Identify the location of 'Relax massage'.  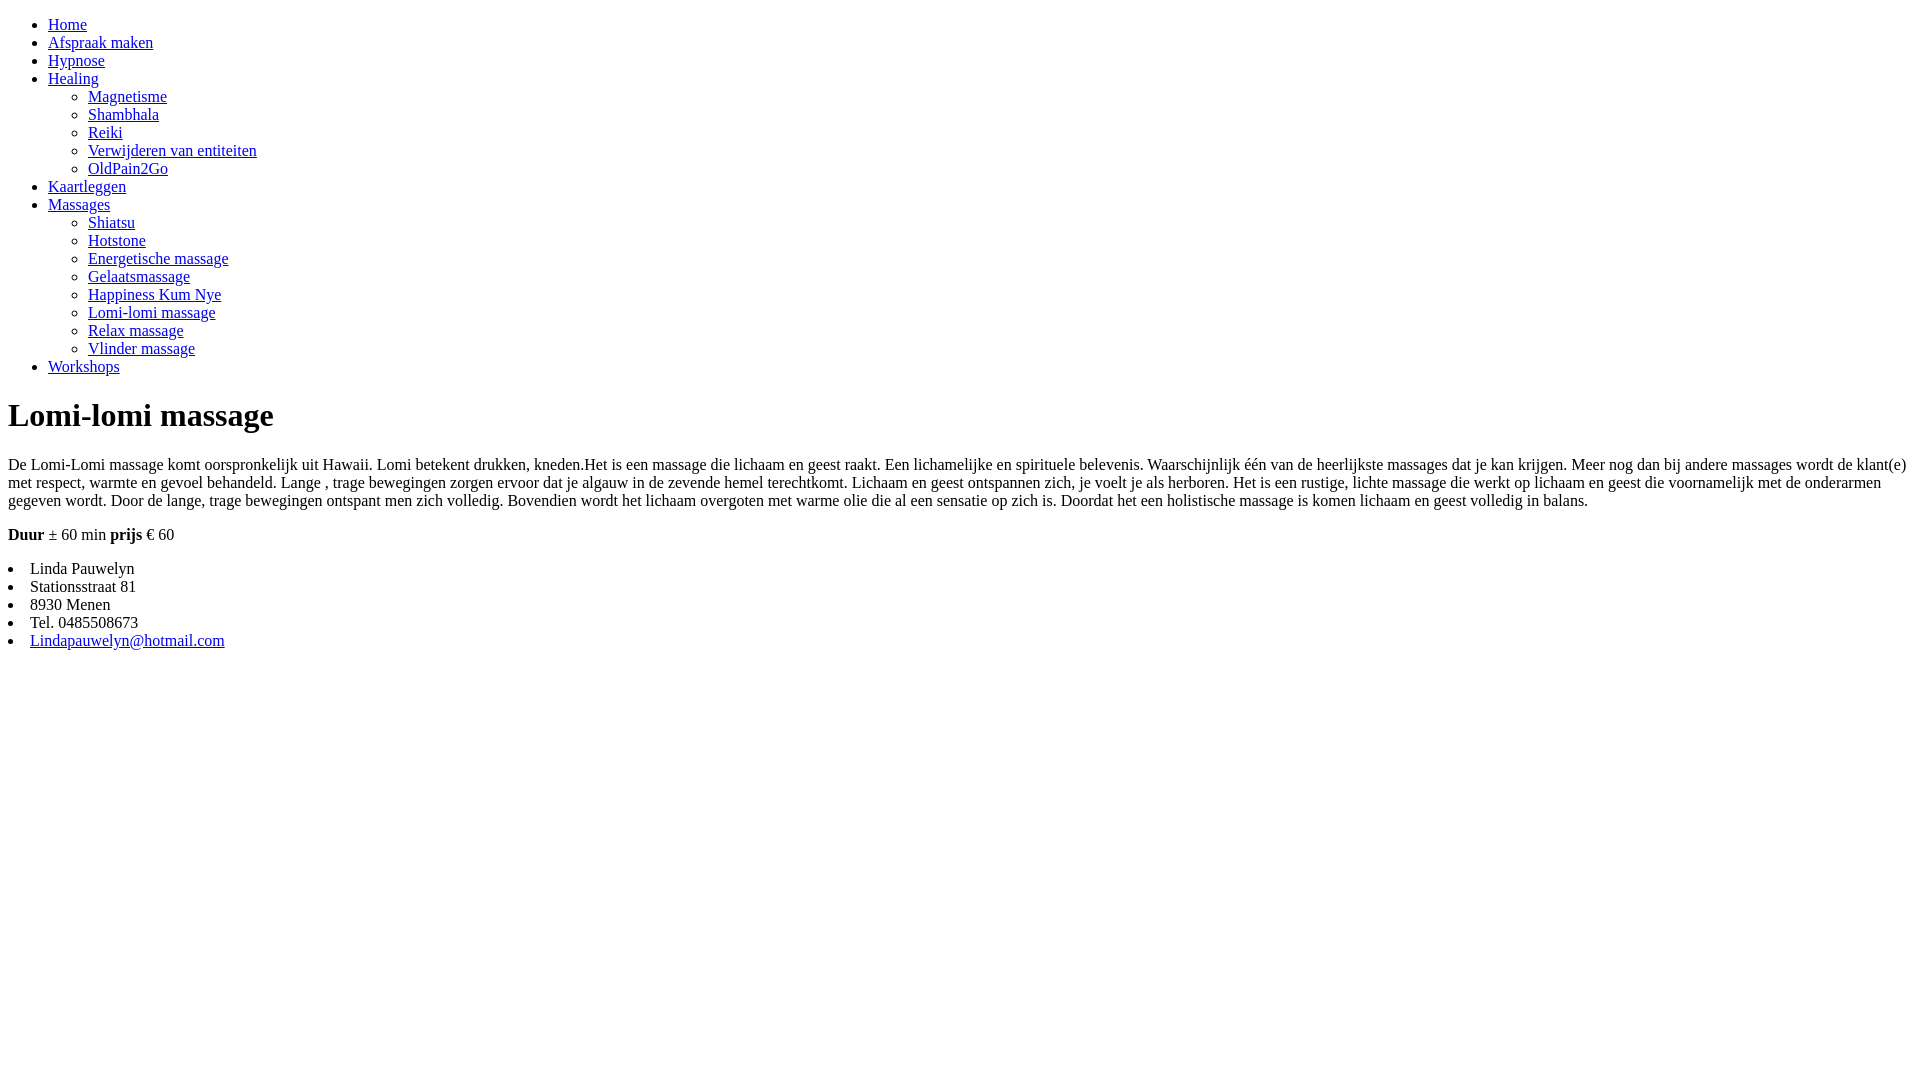
(134, 329).